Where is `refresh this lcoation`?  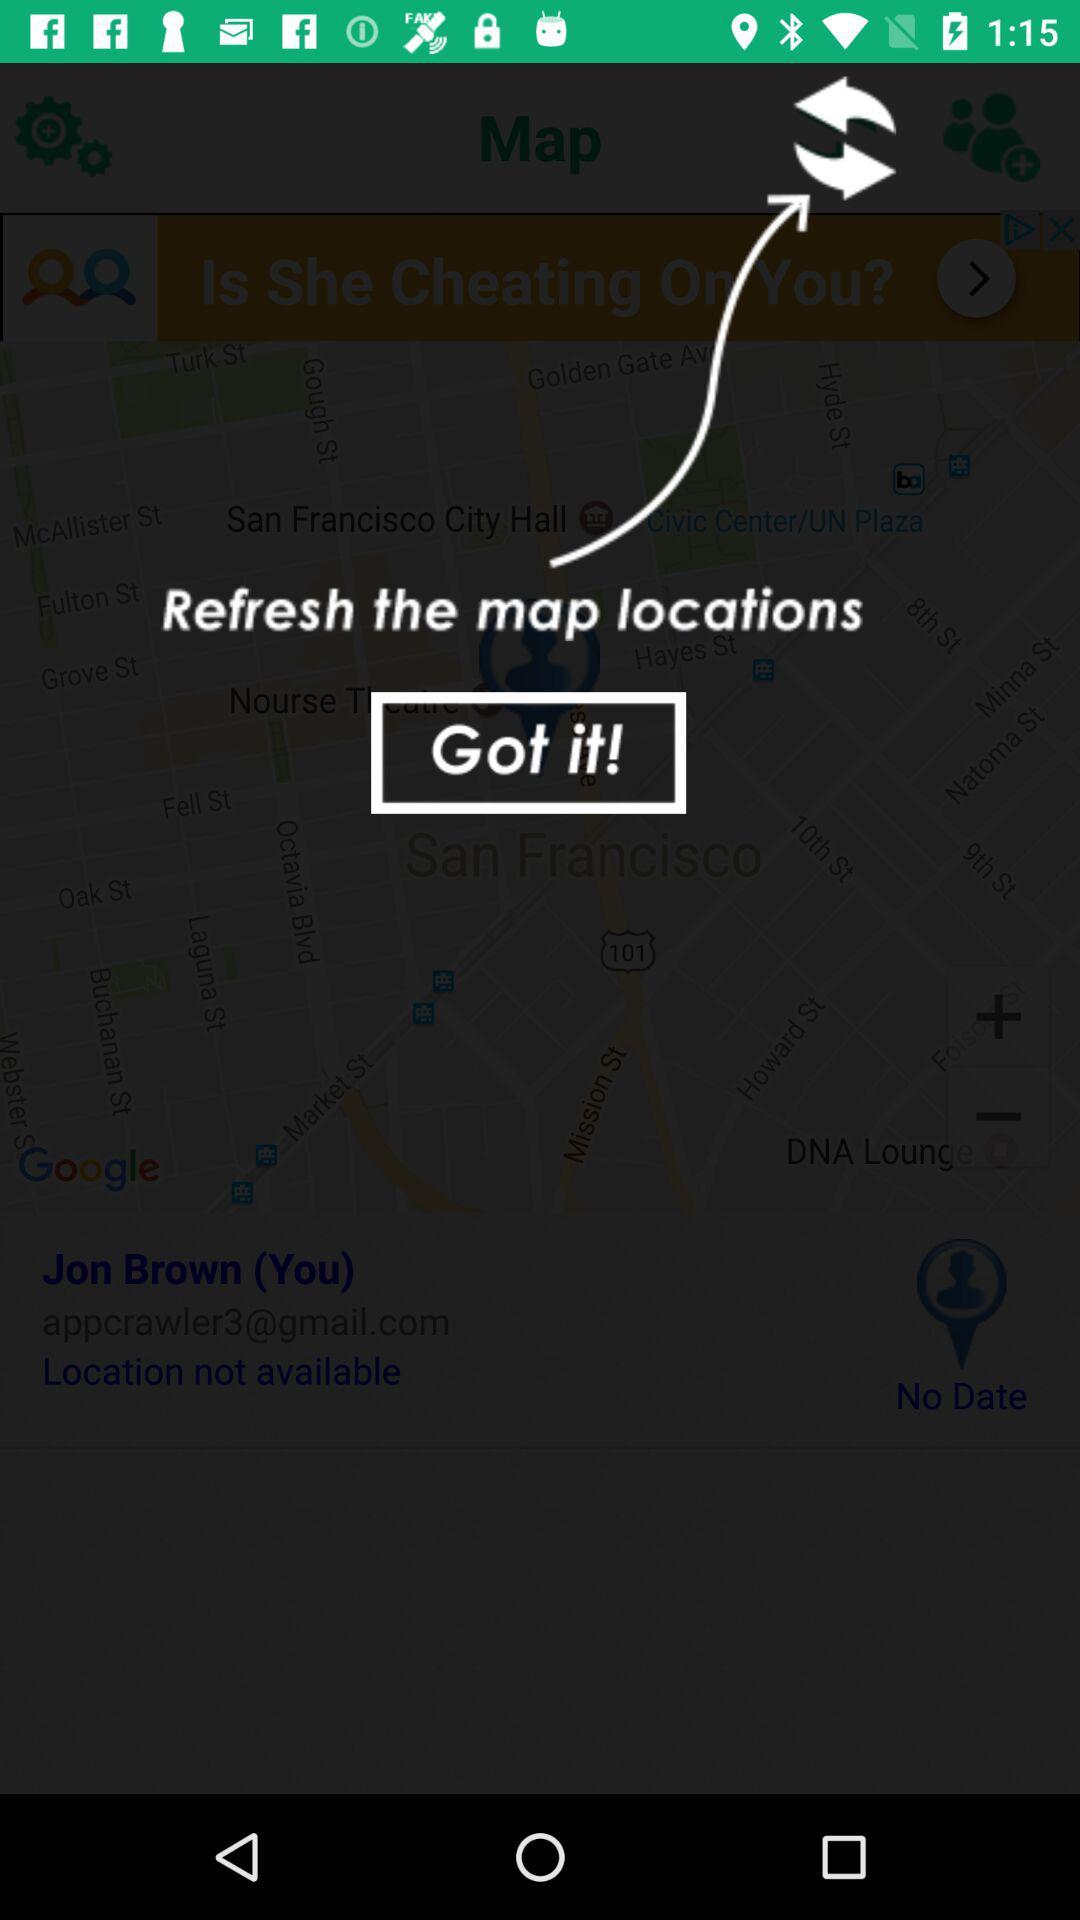 refresh this lcoation is located at coordinates (838, 135).